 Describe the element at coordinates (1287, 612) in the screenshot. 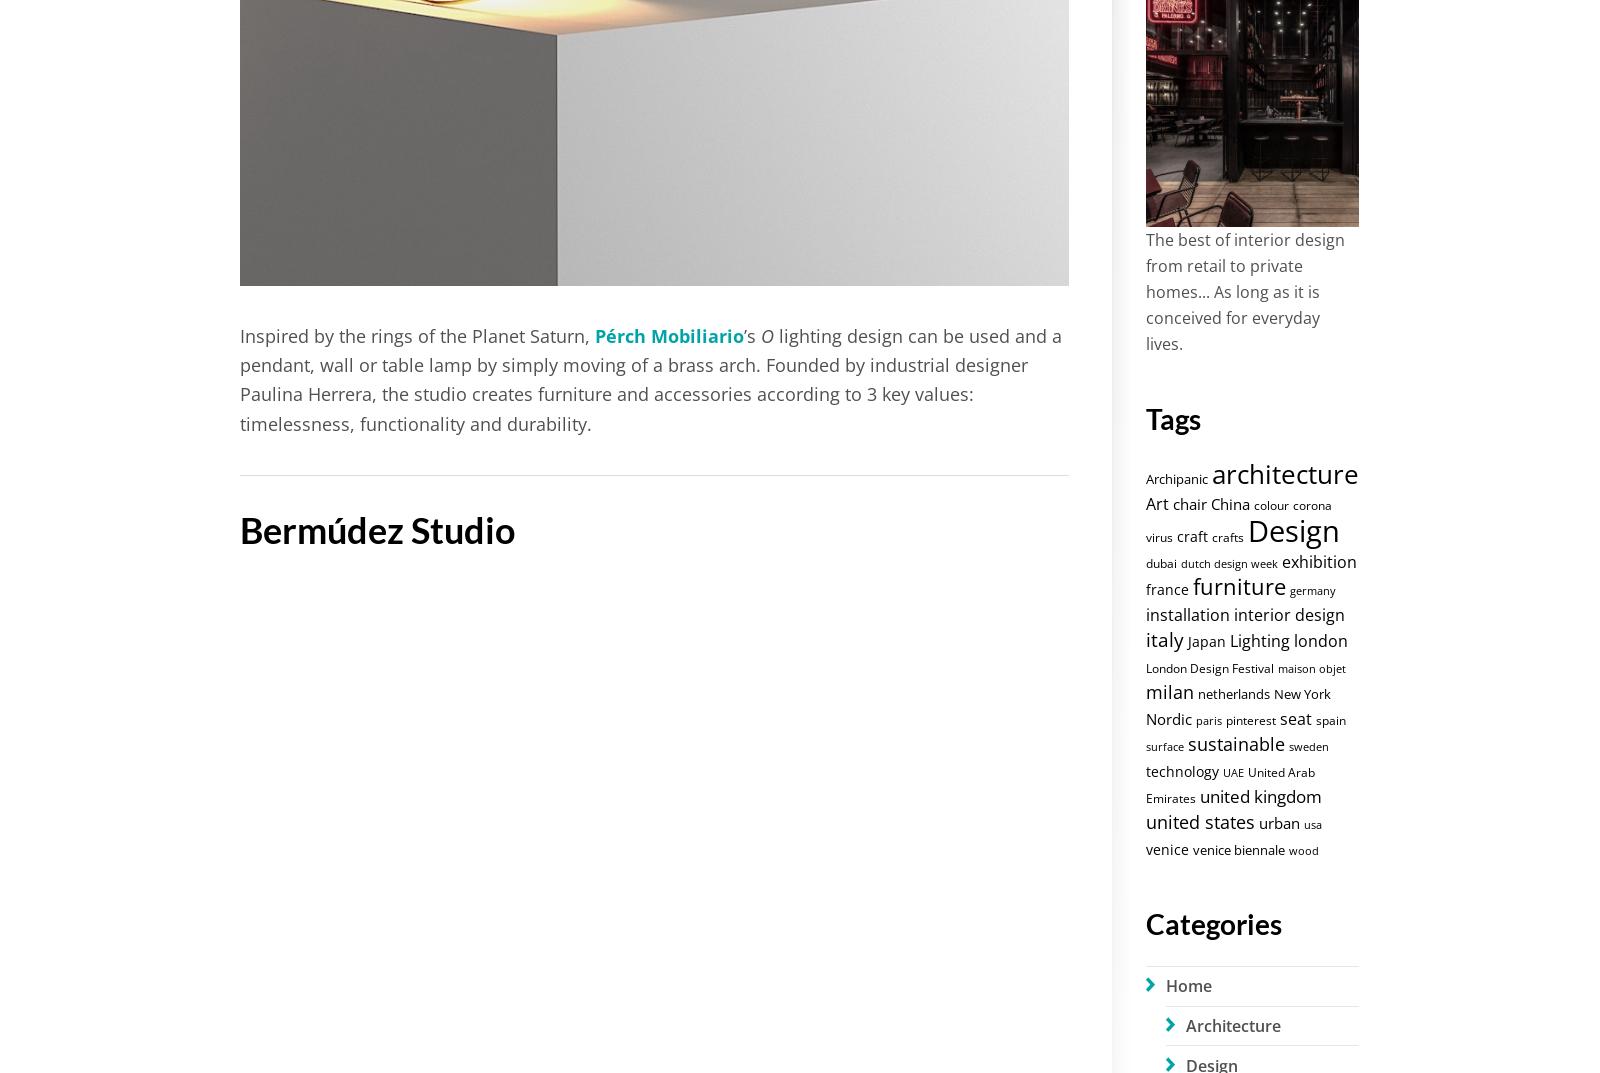

I see `'interior design'` at that location.